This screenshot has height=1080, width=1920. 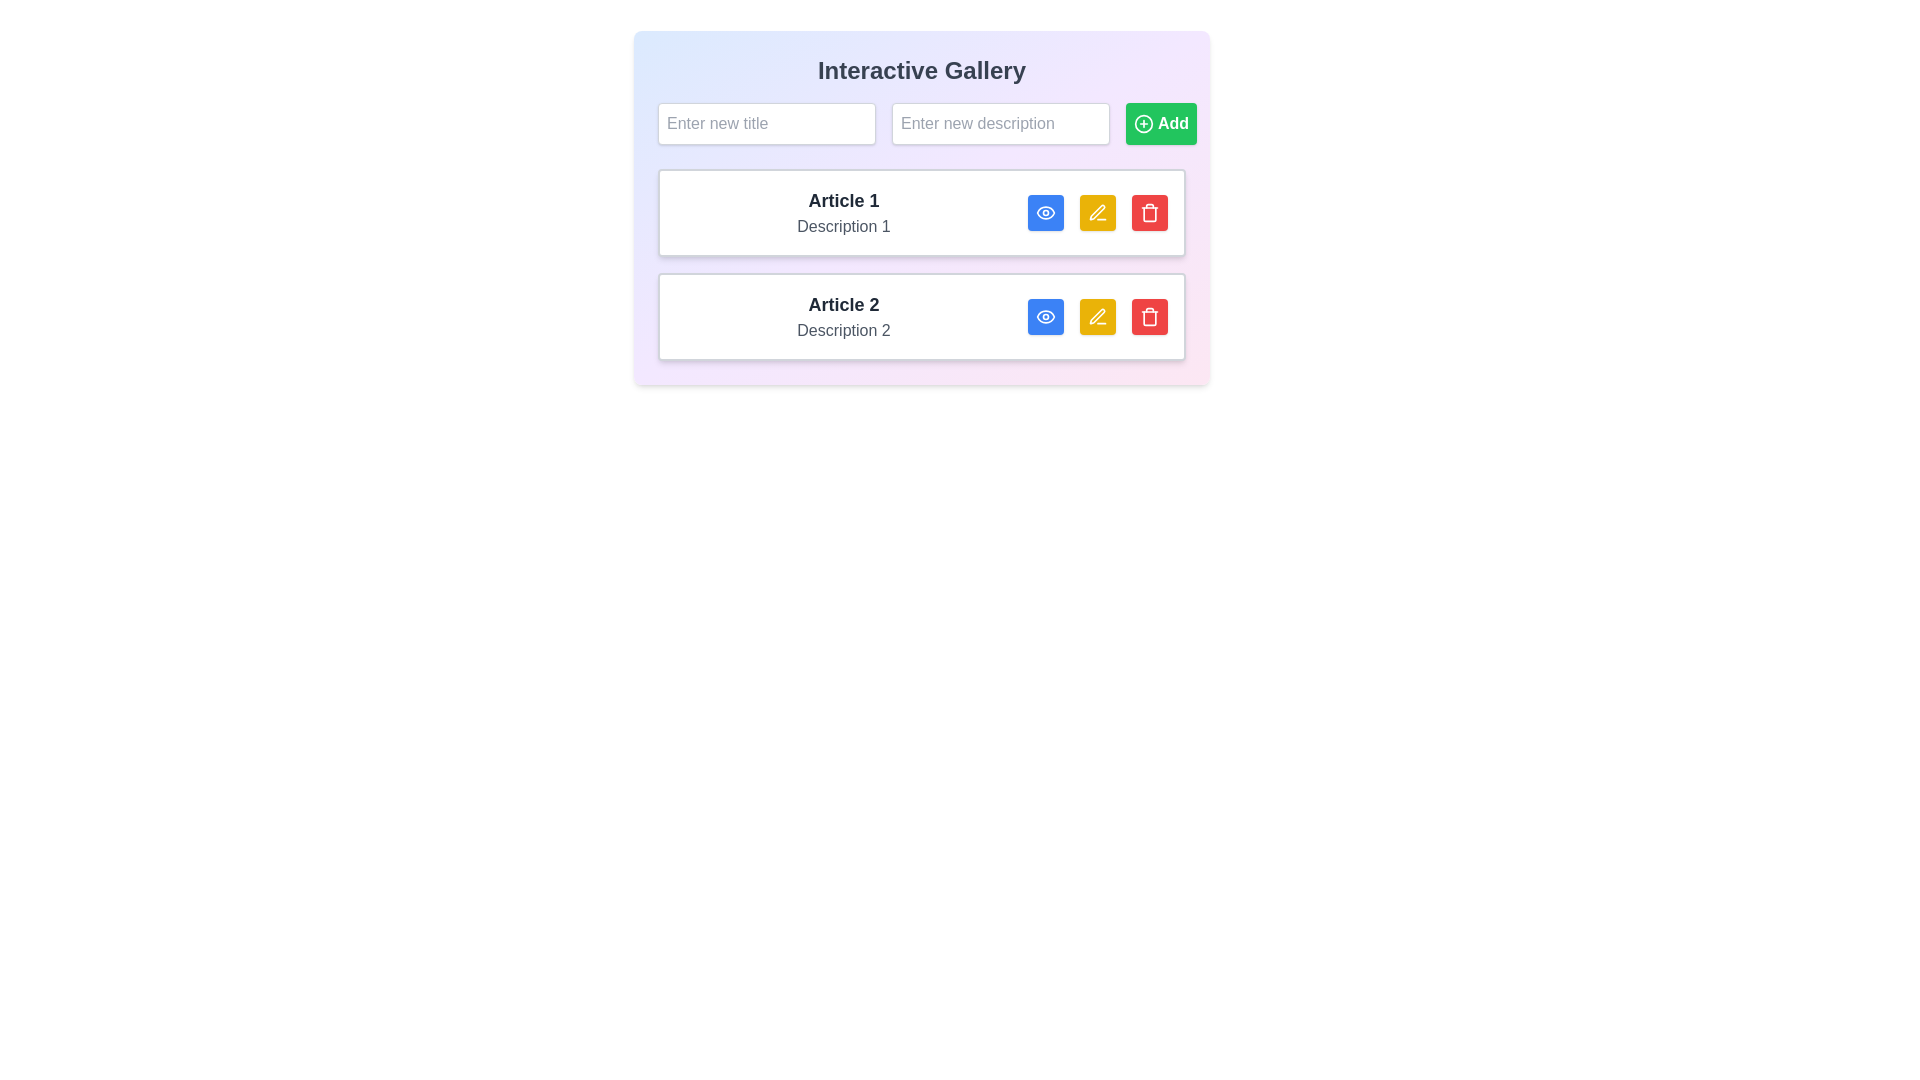 I want to click on the eye icon located in the second row of the interactive gallery to preview the associated content, so click(x=1045, y=315).